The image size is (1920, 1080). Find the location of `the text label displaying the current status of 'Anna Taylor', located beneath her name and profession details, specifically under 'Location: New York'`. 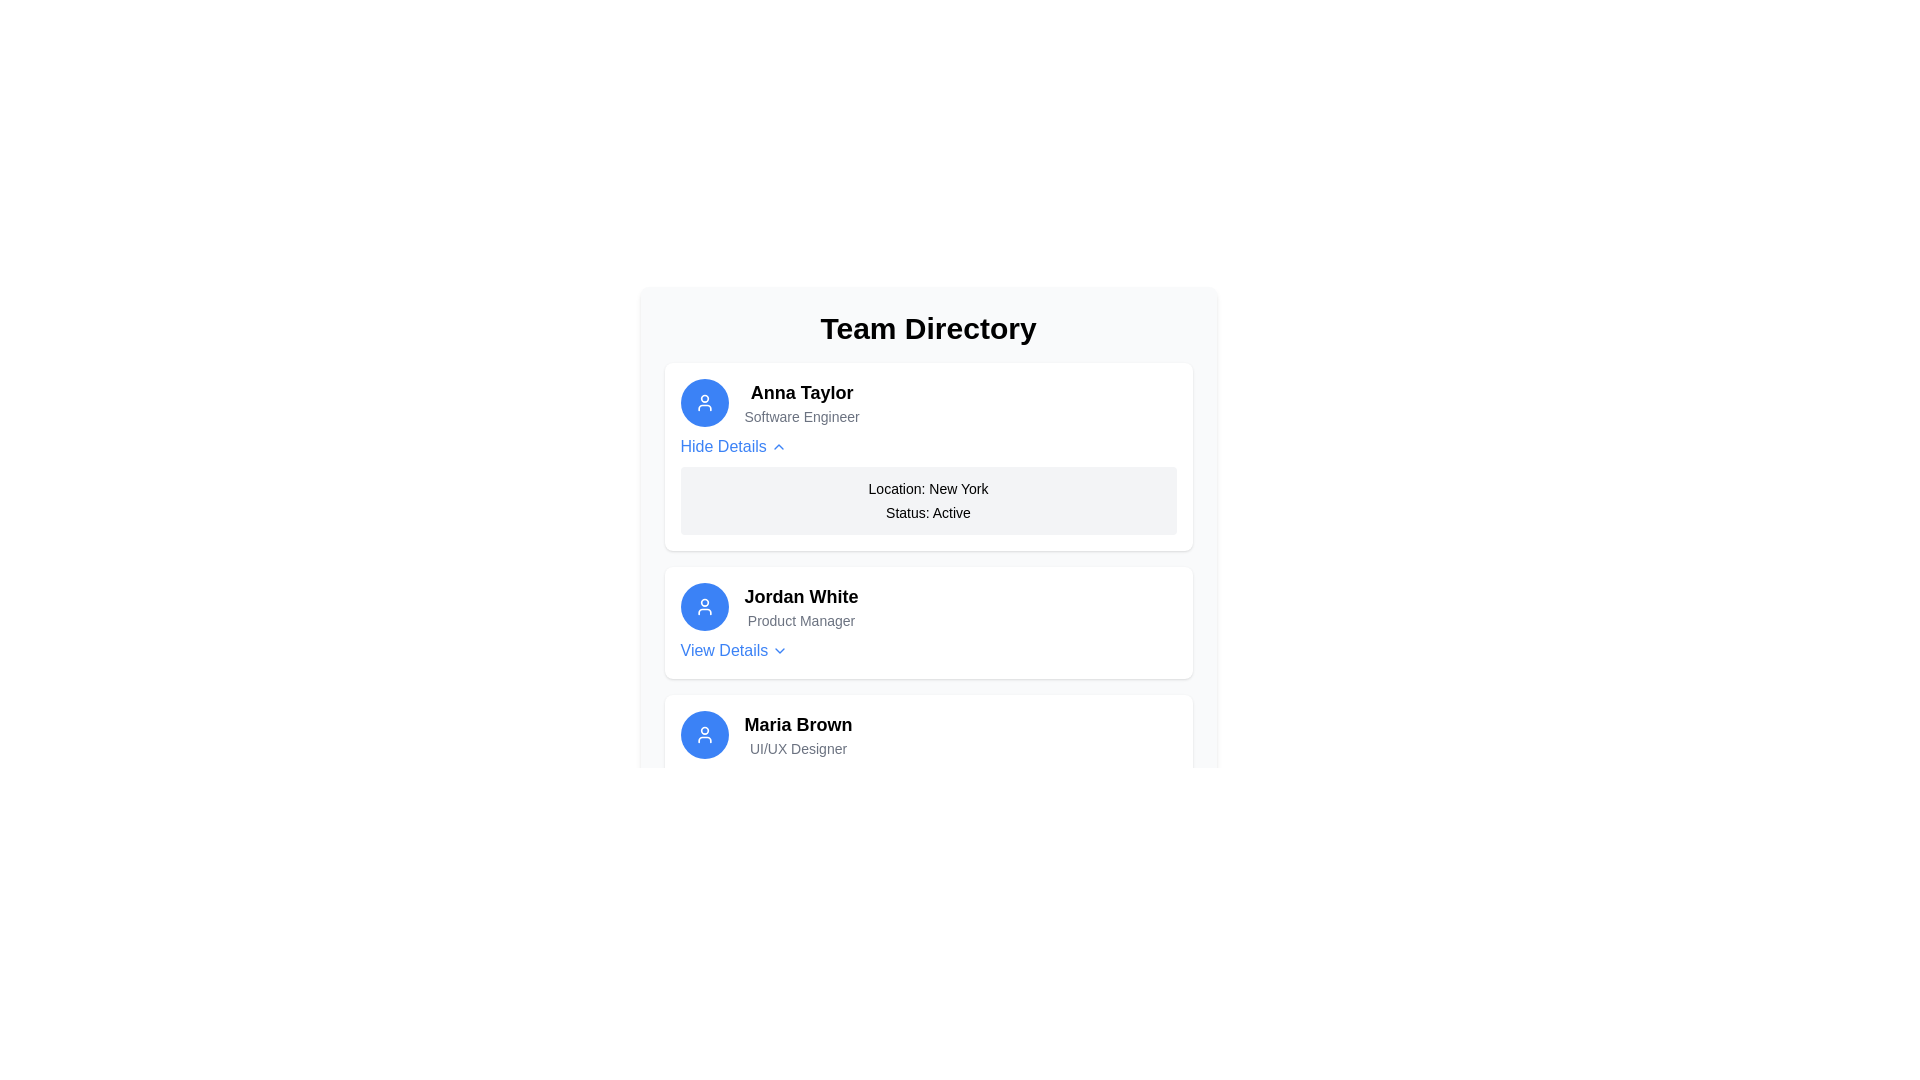

the text label displaying the current status of 'Anna Taylor', located beneath her name and profession details, specifically under 'Location: New York' is located at coordinates (927, 512).